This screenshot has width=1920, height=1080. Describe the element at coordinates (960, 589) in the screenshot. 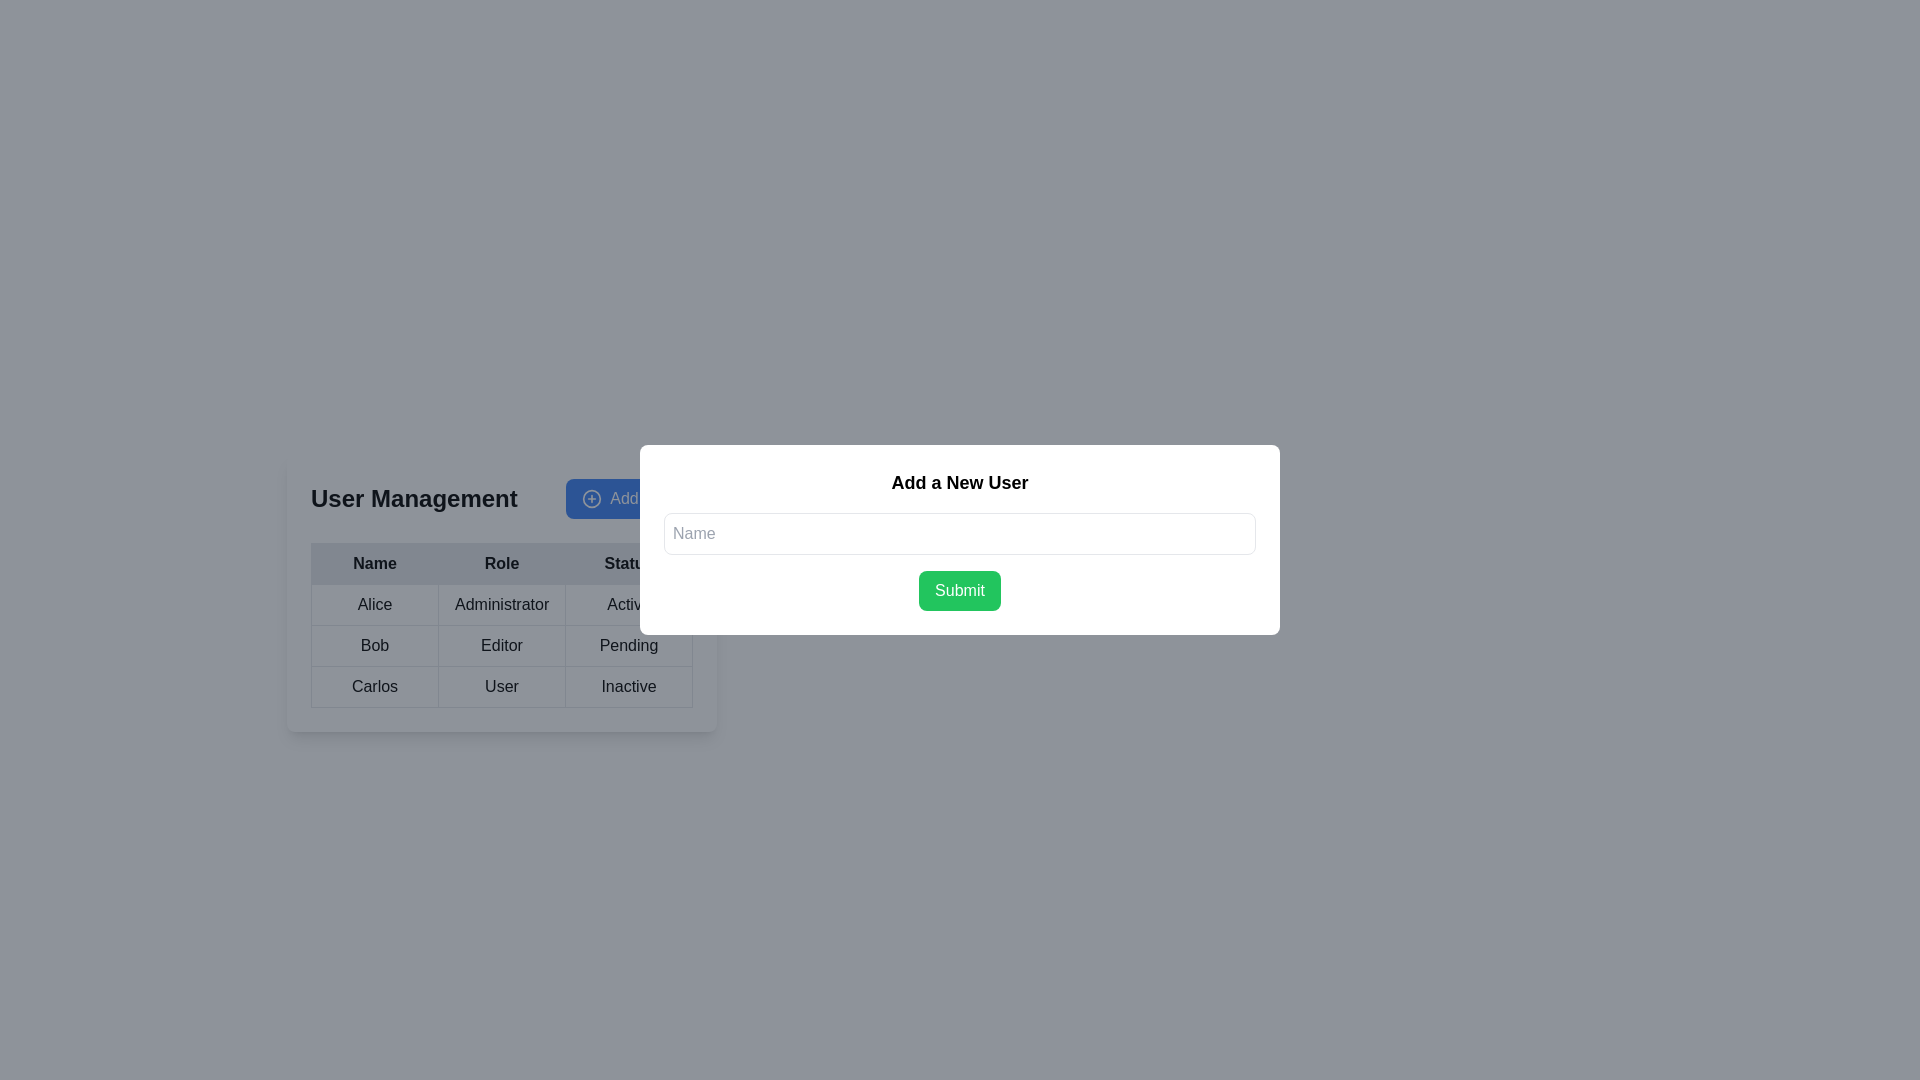

I see `the 'Submit' button located at the bottom center of the form card titled 'Add a New User'` at that location.